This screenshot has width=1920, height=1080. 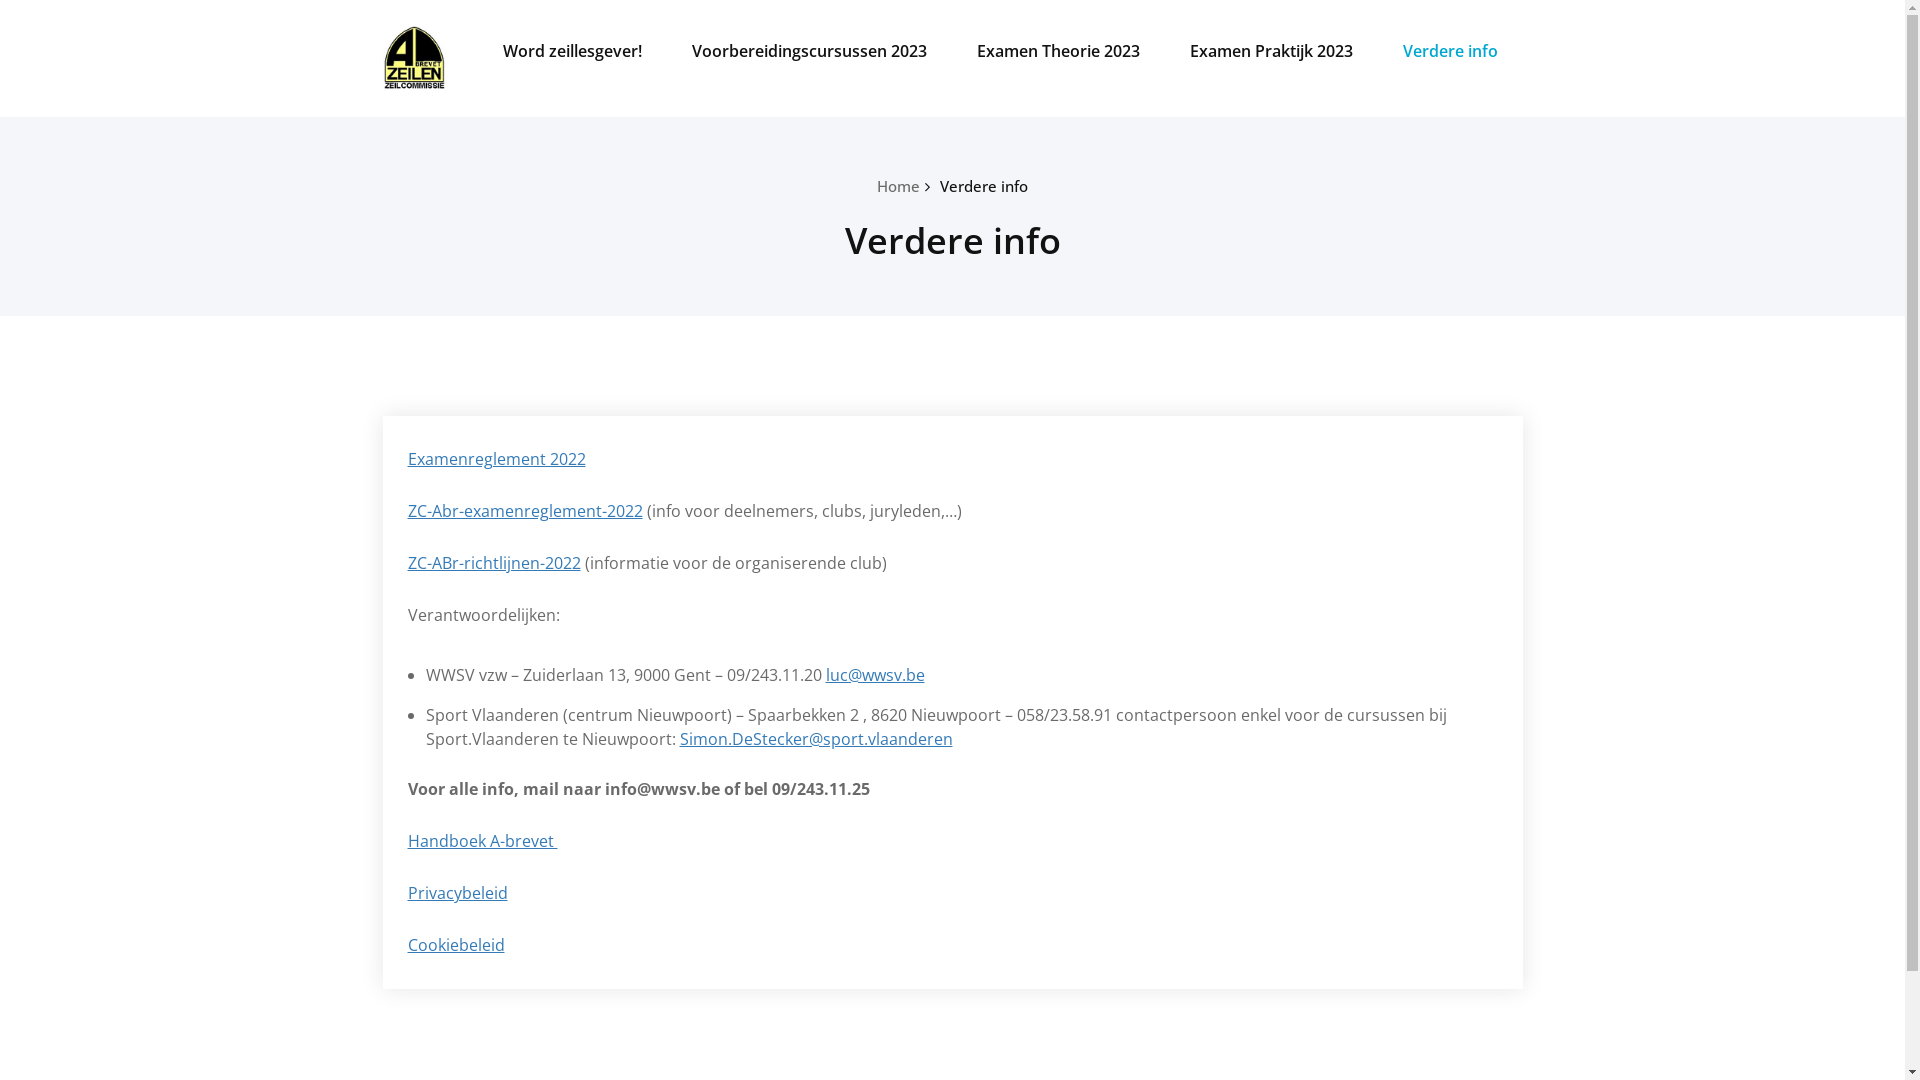 What do you see at coordinates (875, 675) in the screenshot?
I see `'luc@wwsv.be'` at bounding box center [875, 675].